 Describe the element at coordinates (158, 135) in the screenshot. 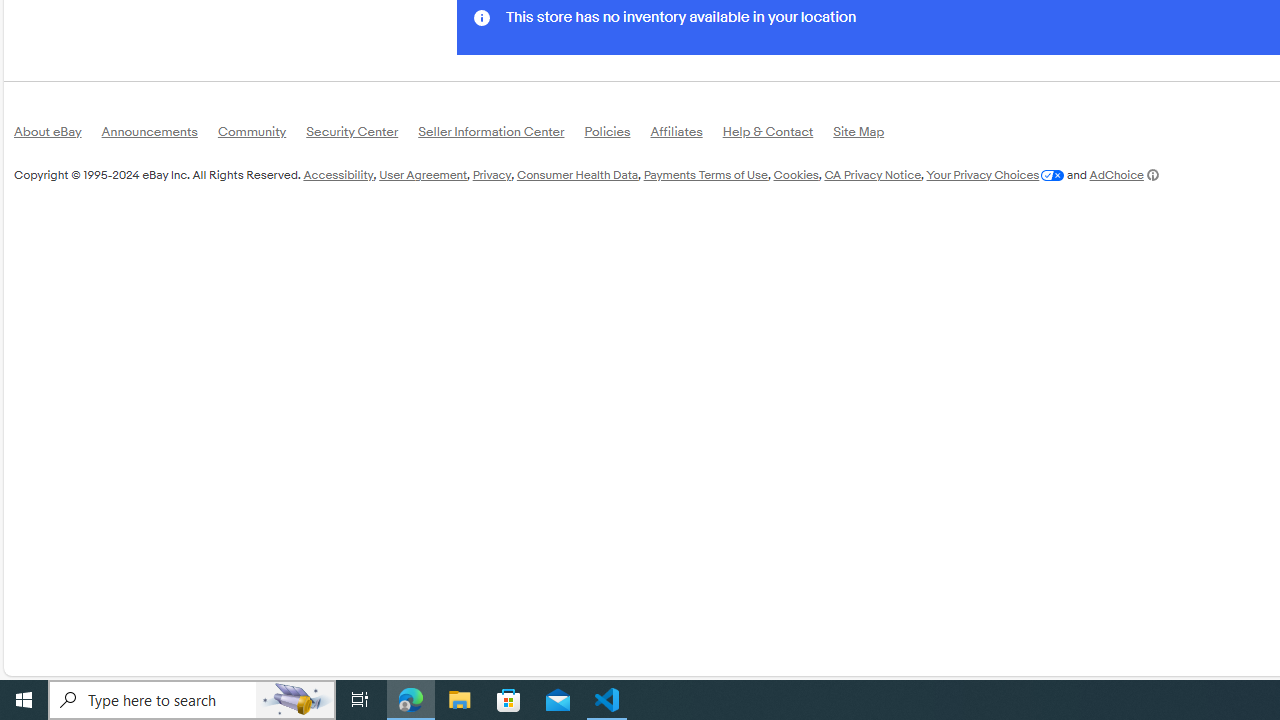

I see `'Announcements'` at that location.